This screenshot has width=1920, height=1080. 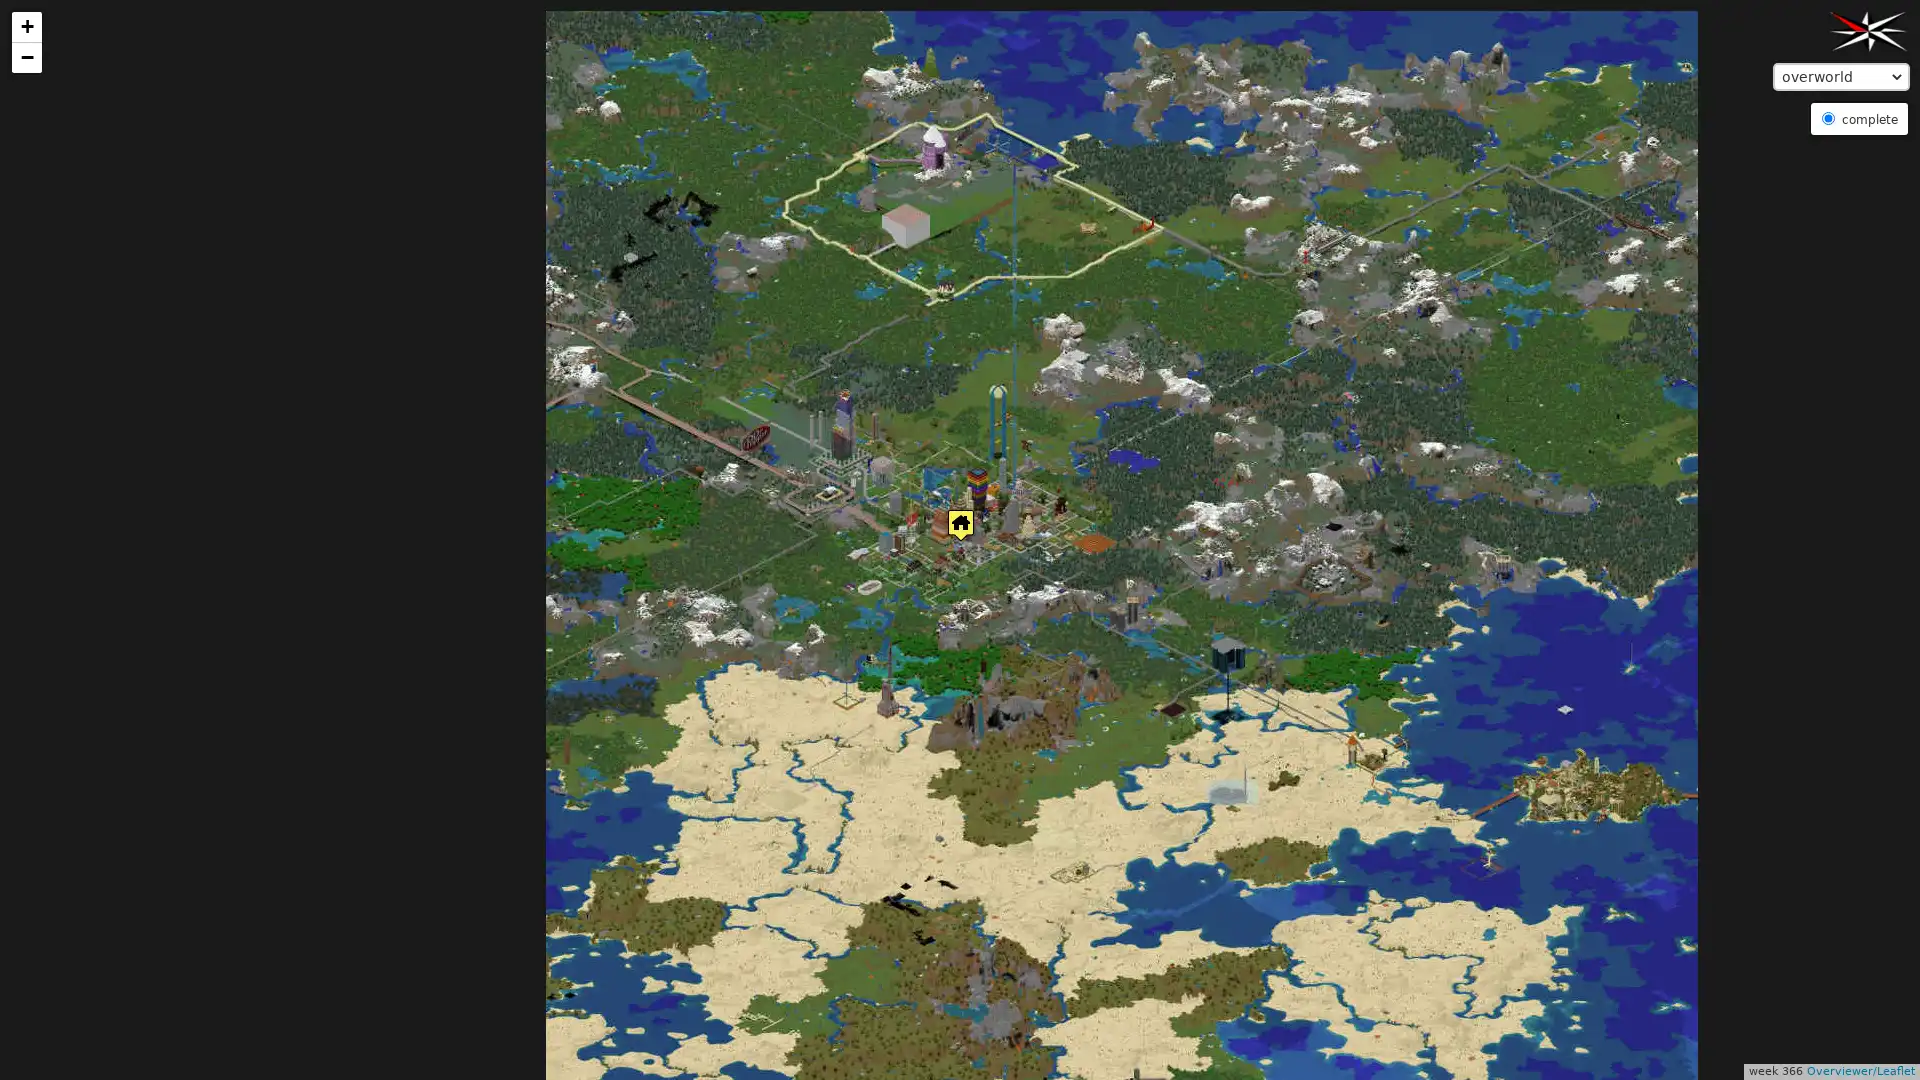 I want to click on Zoom in, so click(x=27, y=27).